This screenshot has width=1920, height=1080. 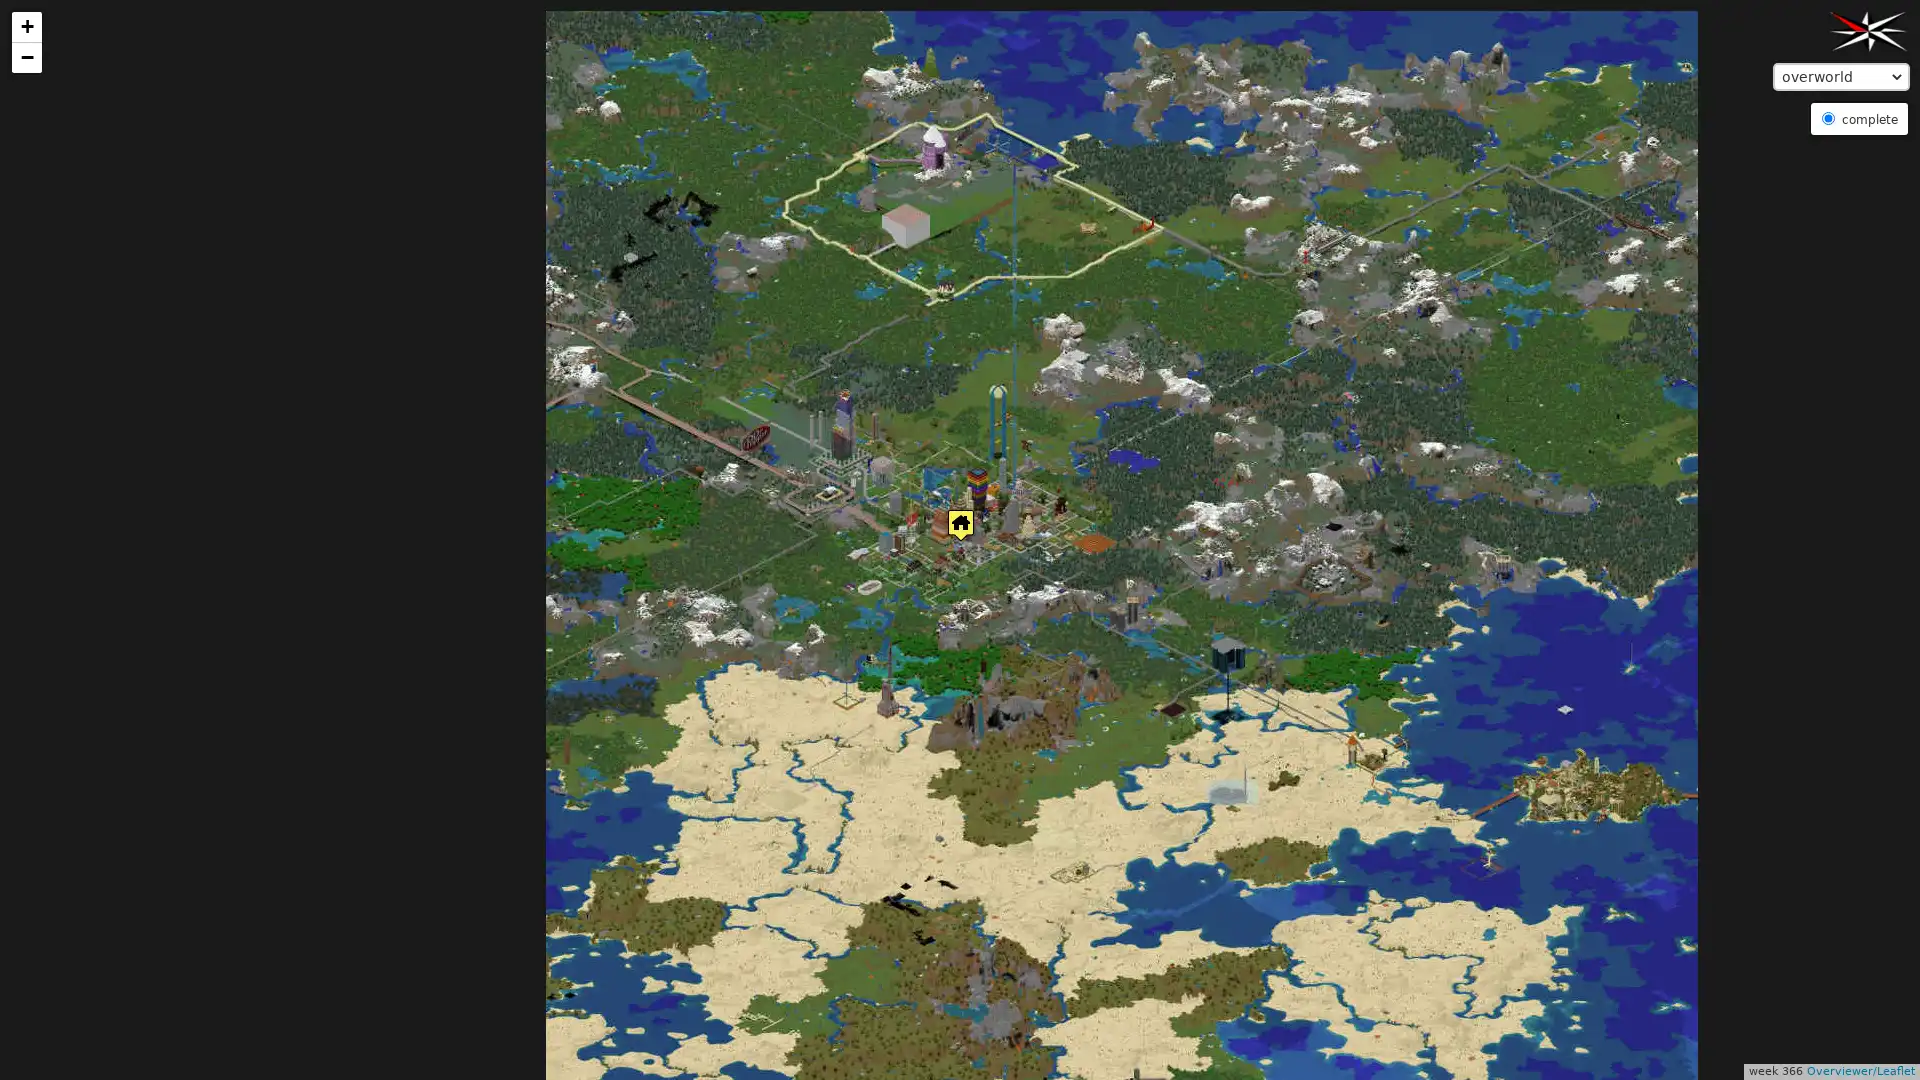 I want to click on Zoom in, so click(x=27, y=27).